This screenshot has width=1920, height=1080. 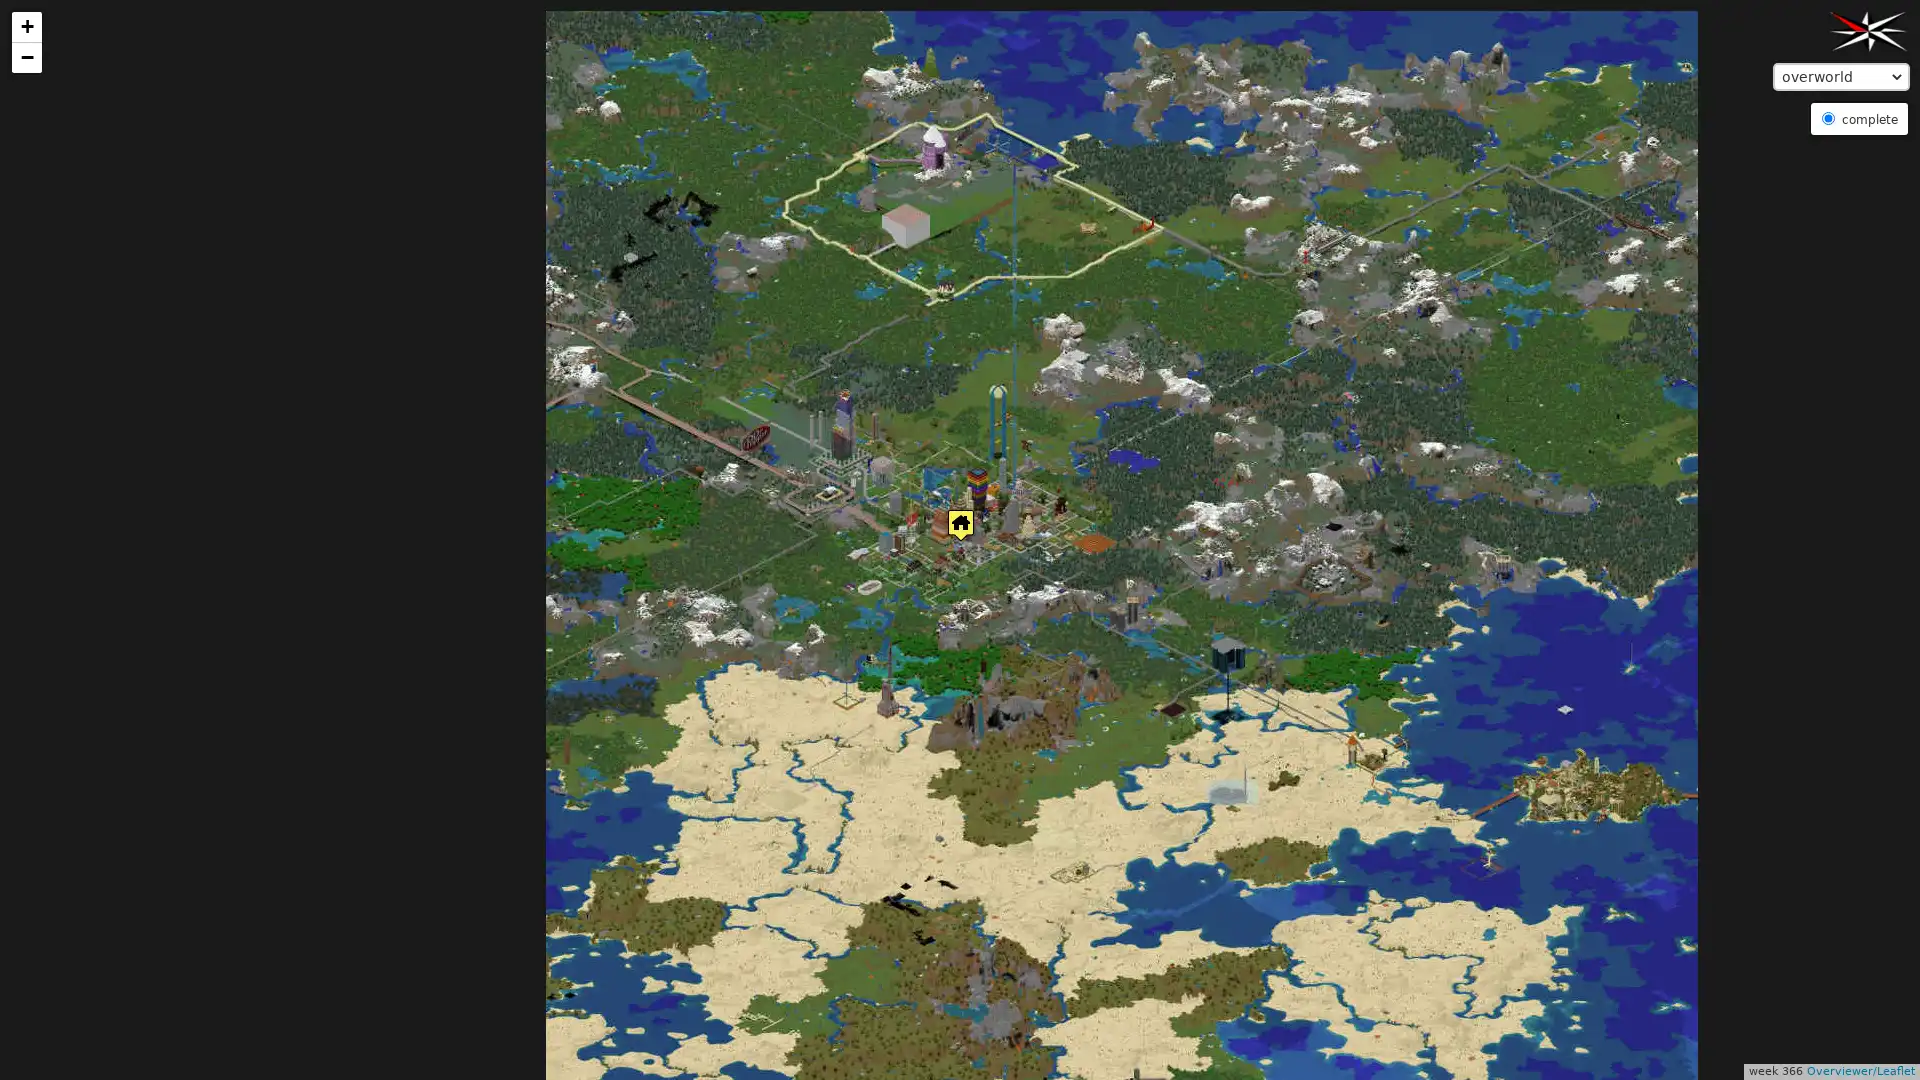 I want to click on Zoom in, so click(x=27, y=27).